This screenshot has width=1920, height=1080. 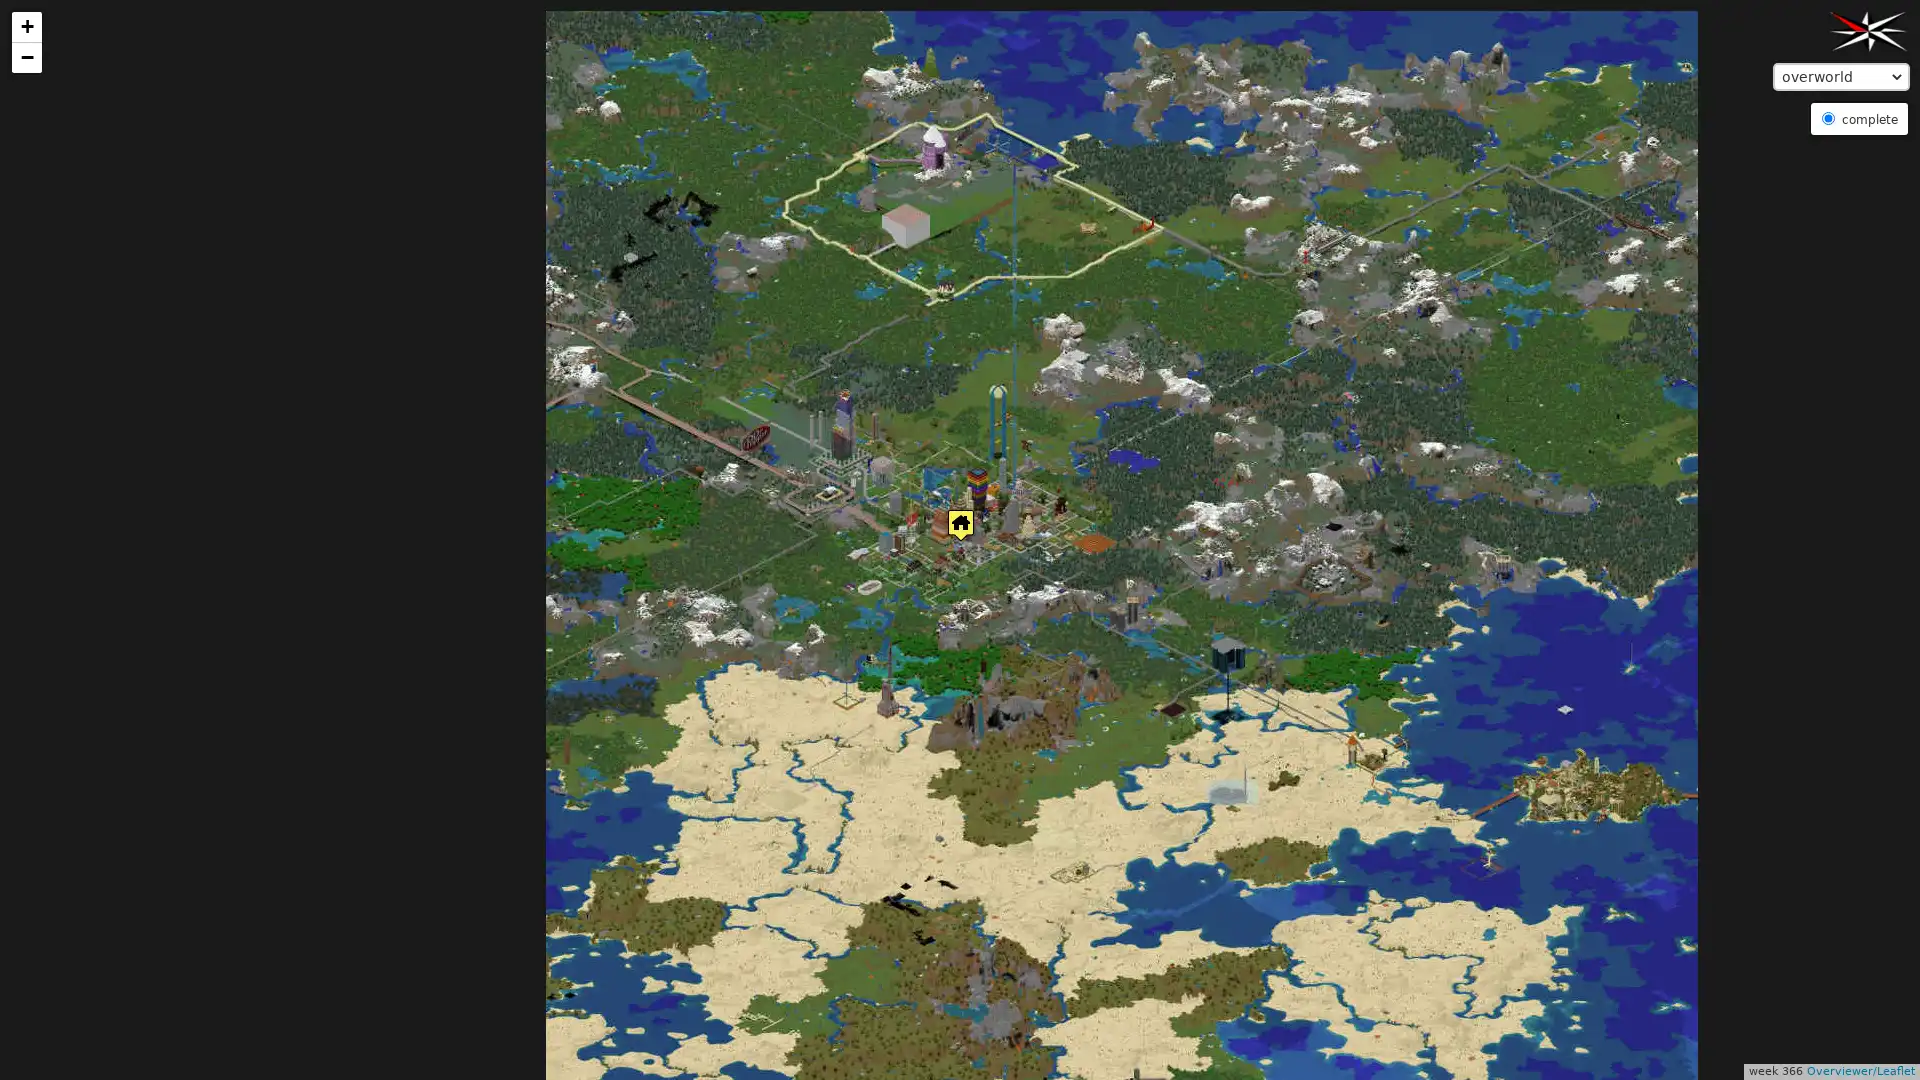 I want to click on Zoom in, so click(x=27, y=27).